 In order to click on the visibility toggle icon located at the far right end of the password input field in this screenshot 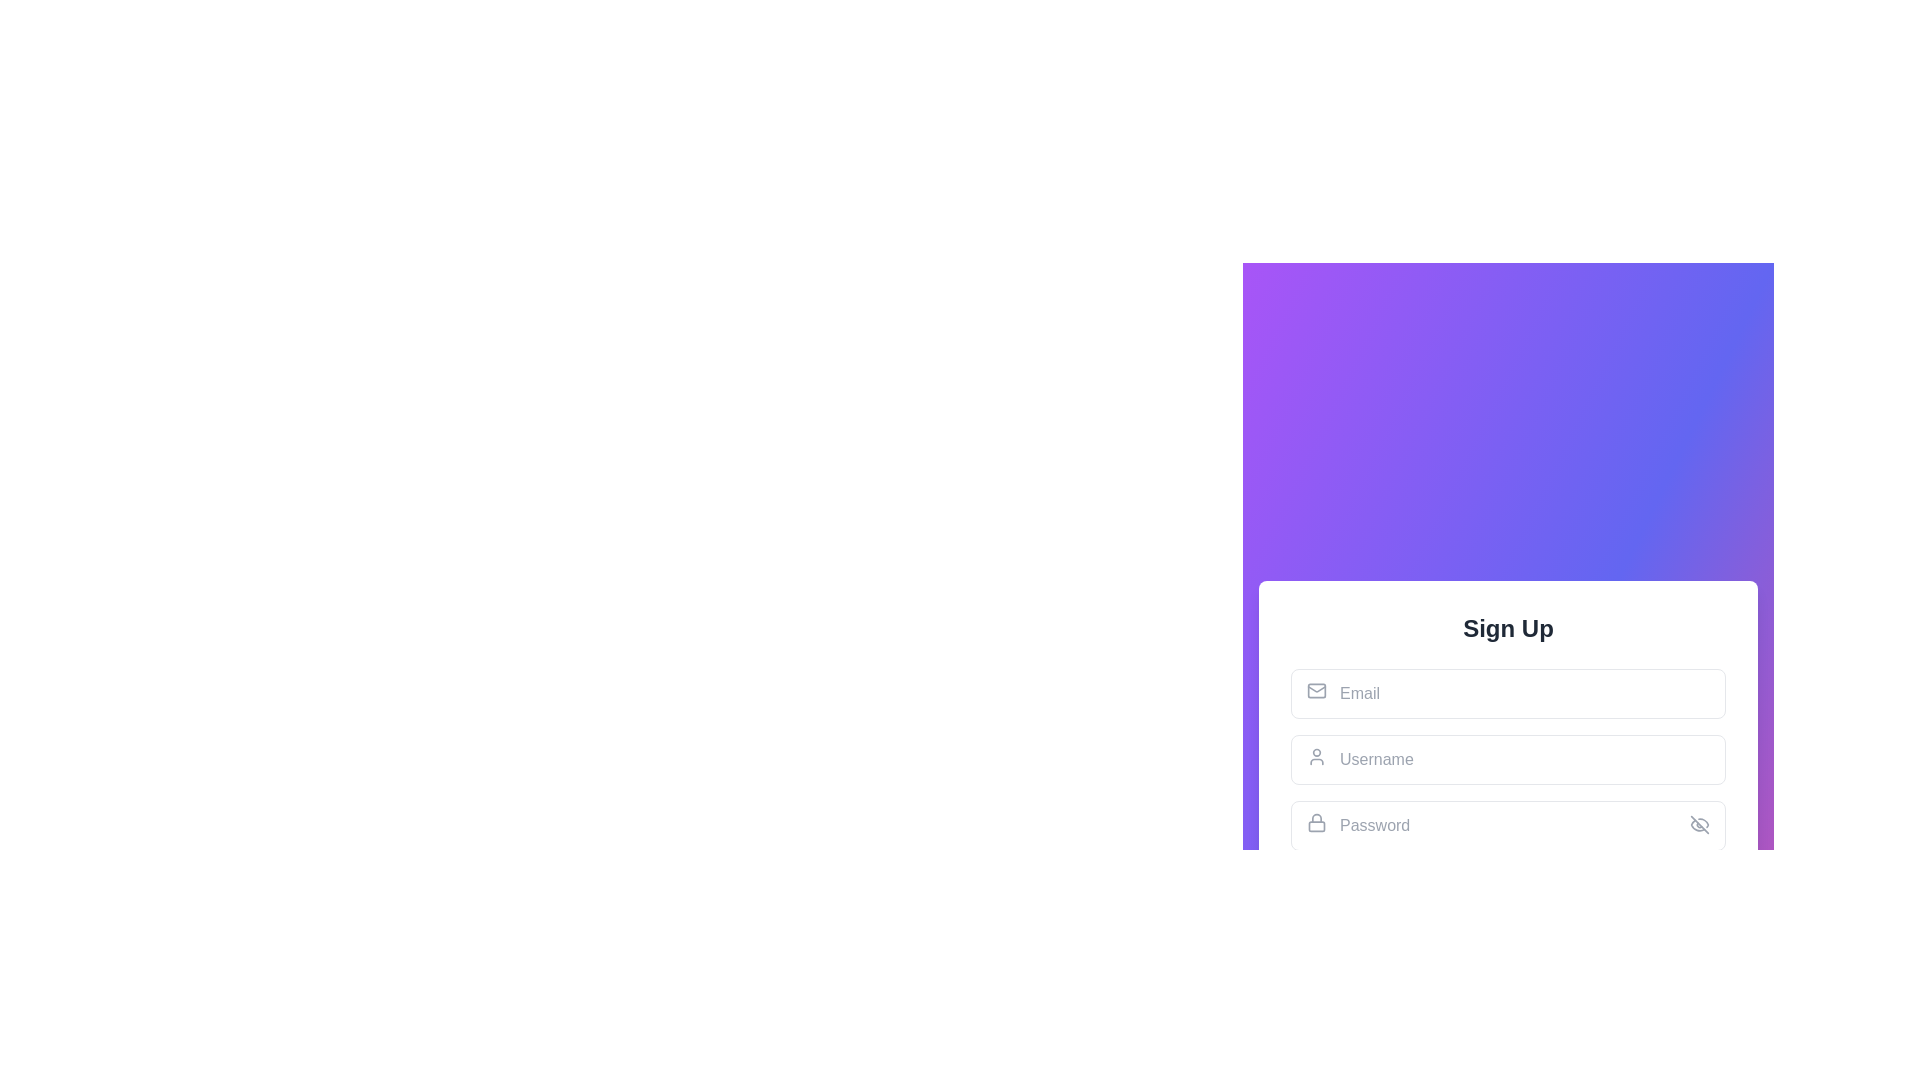, I will do `click(1698, 825)`.